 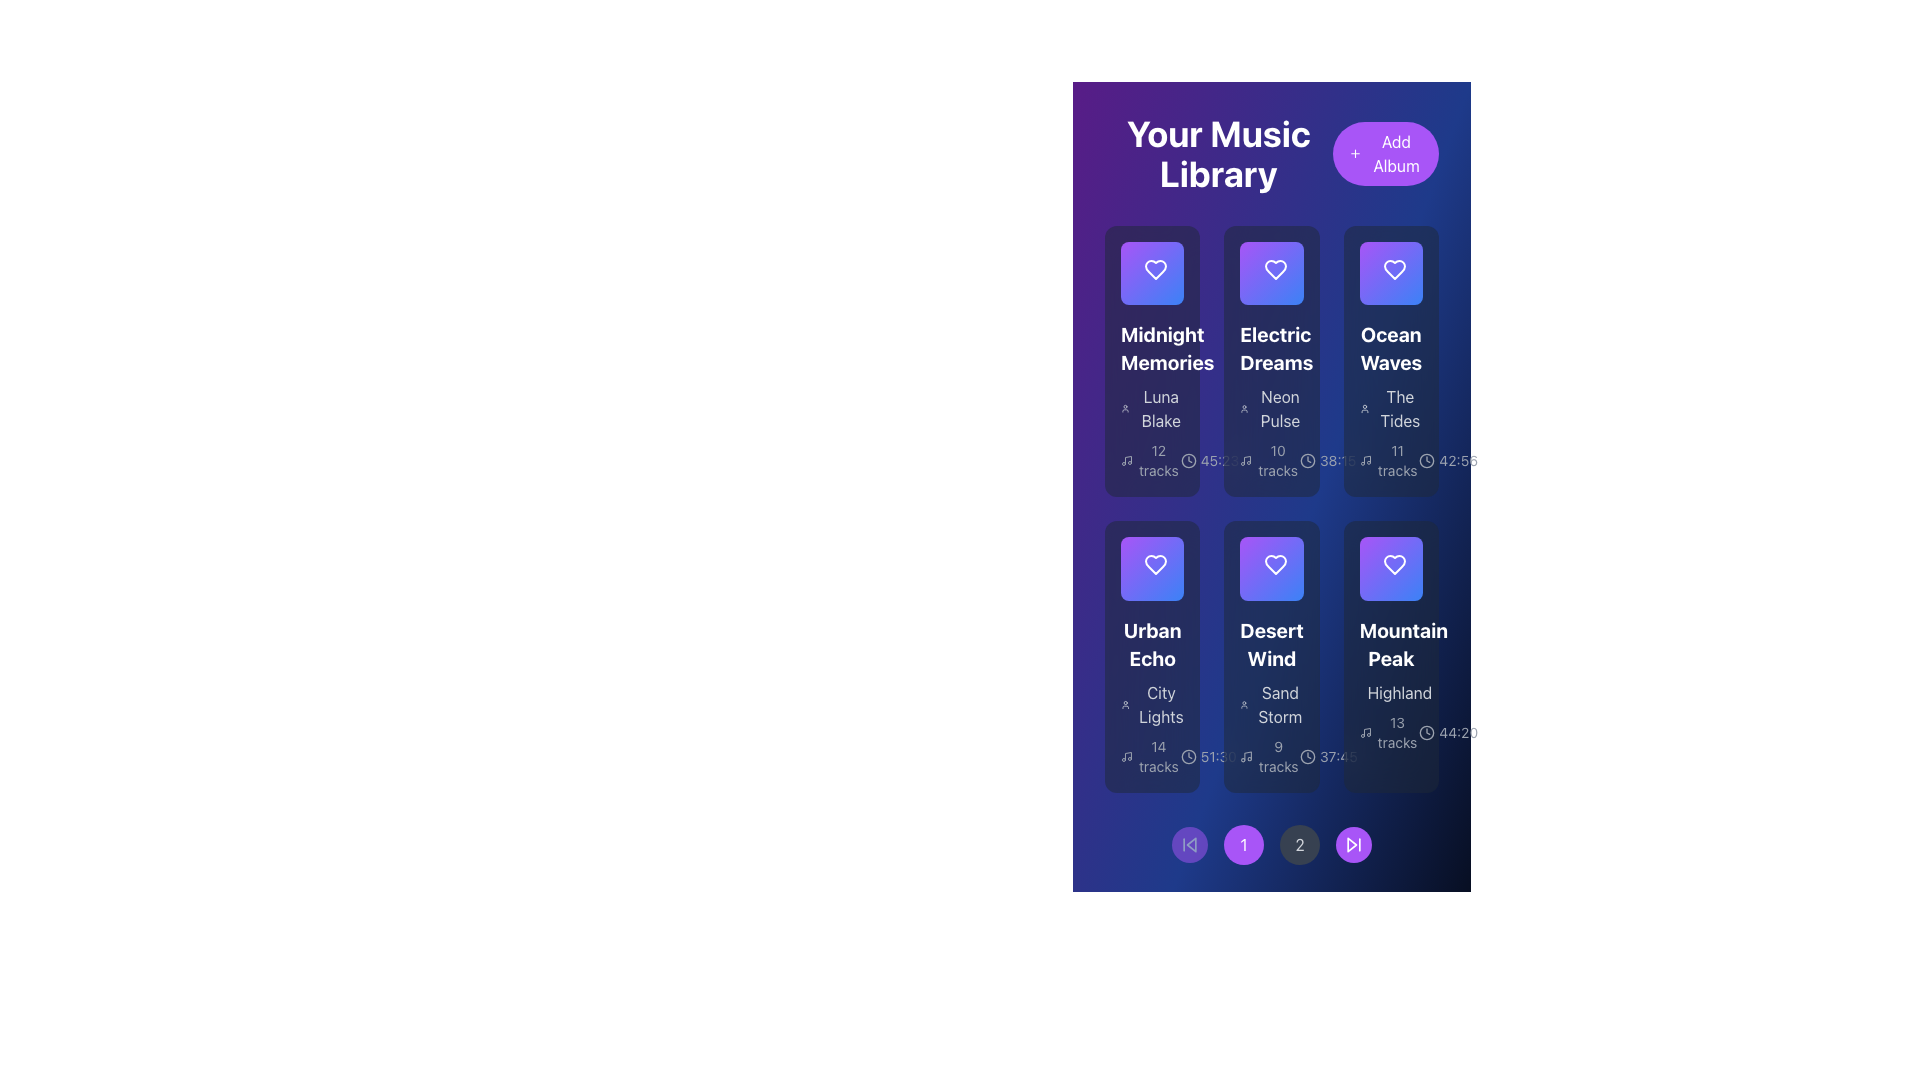 What do you see at coordinates (1448, 461) in the screenshot?
I see `the total duration text label of the album 'Ocean Waves' located in the bottom-right corner of the album card` at bounding box center [1448, 461].